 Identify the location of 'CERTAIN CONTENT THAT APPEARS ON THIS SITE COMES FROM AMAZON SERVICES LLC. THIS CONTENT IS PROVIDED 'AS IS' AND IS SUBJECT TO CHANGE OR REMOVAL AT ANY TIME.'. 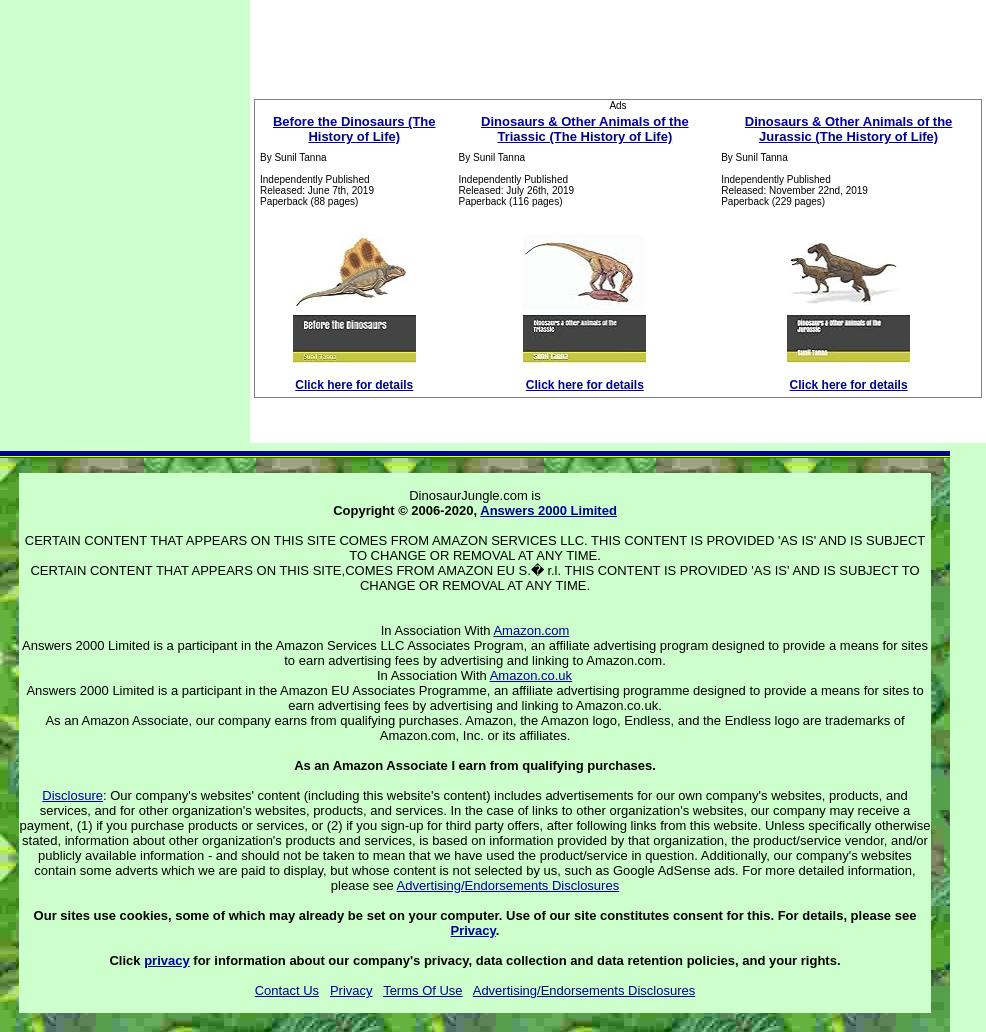
(474, 547).